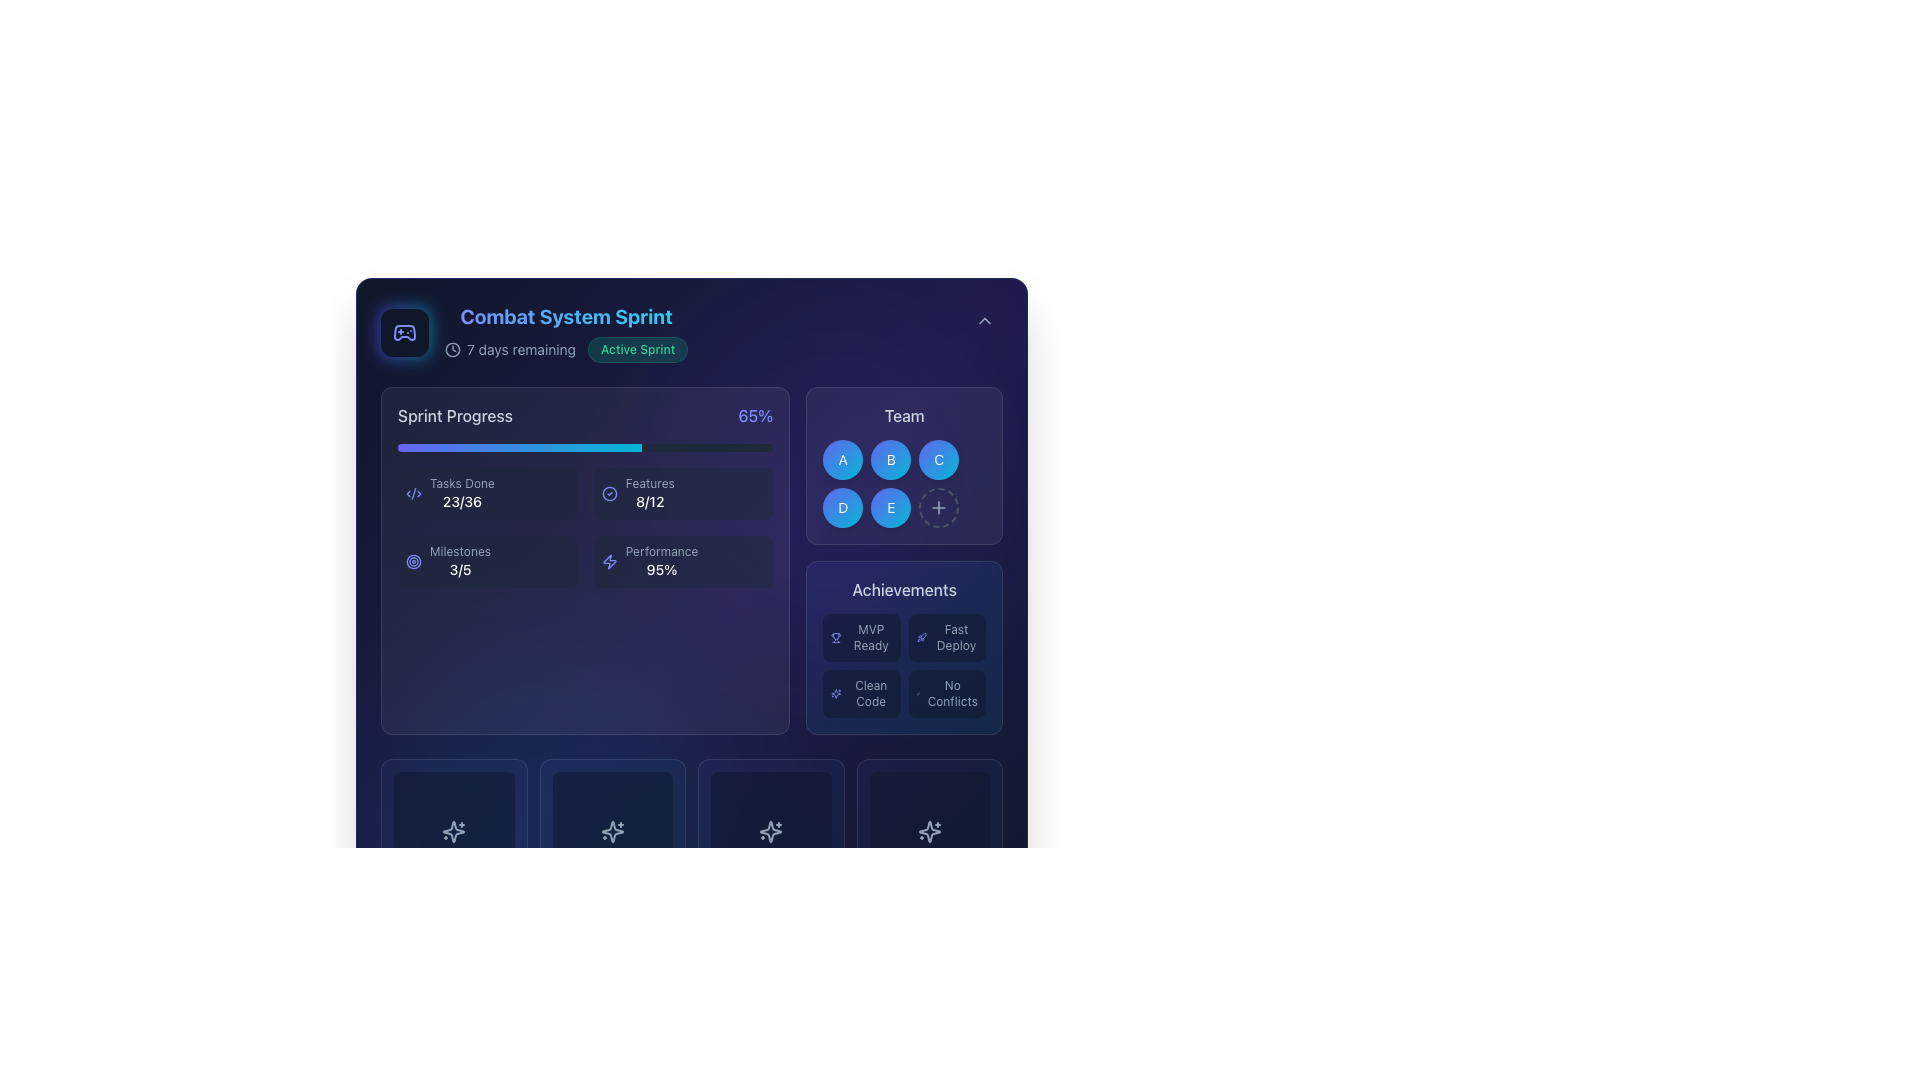 Image resolution: width=1920 pixels, height=1080 pixels. Describe the element at coordinates (453, 832) in the screenshot. I see `the button-like interactive area located in the first column, first row of the grid layout, positioned below the 'Sprint Progress' section for visual feedback` at that location.